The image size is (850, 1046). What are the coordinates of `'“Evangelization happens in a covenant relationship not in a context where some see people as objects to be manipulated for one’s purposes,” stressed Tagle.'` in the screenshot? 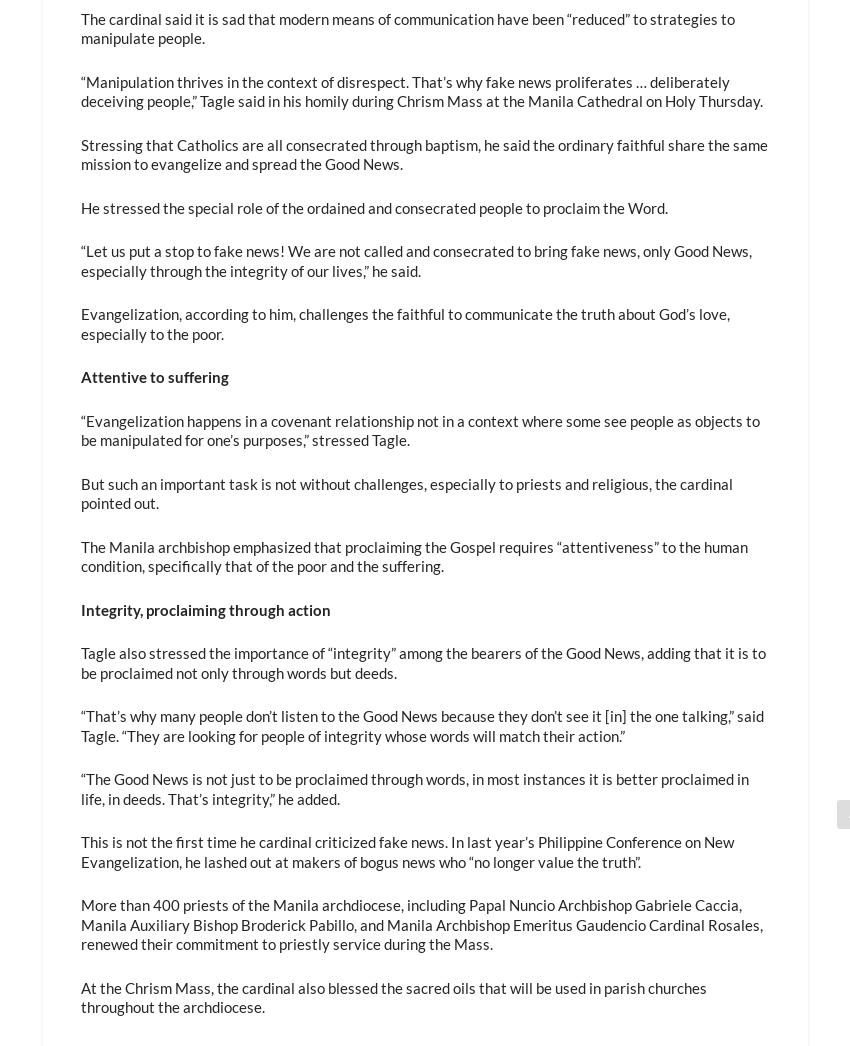 It's located at (419, 429).